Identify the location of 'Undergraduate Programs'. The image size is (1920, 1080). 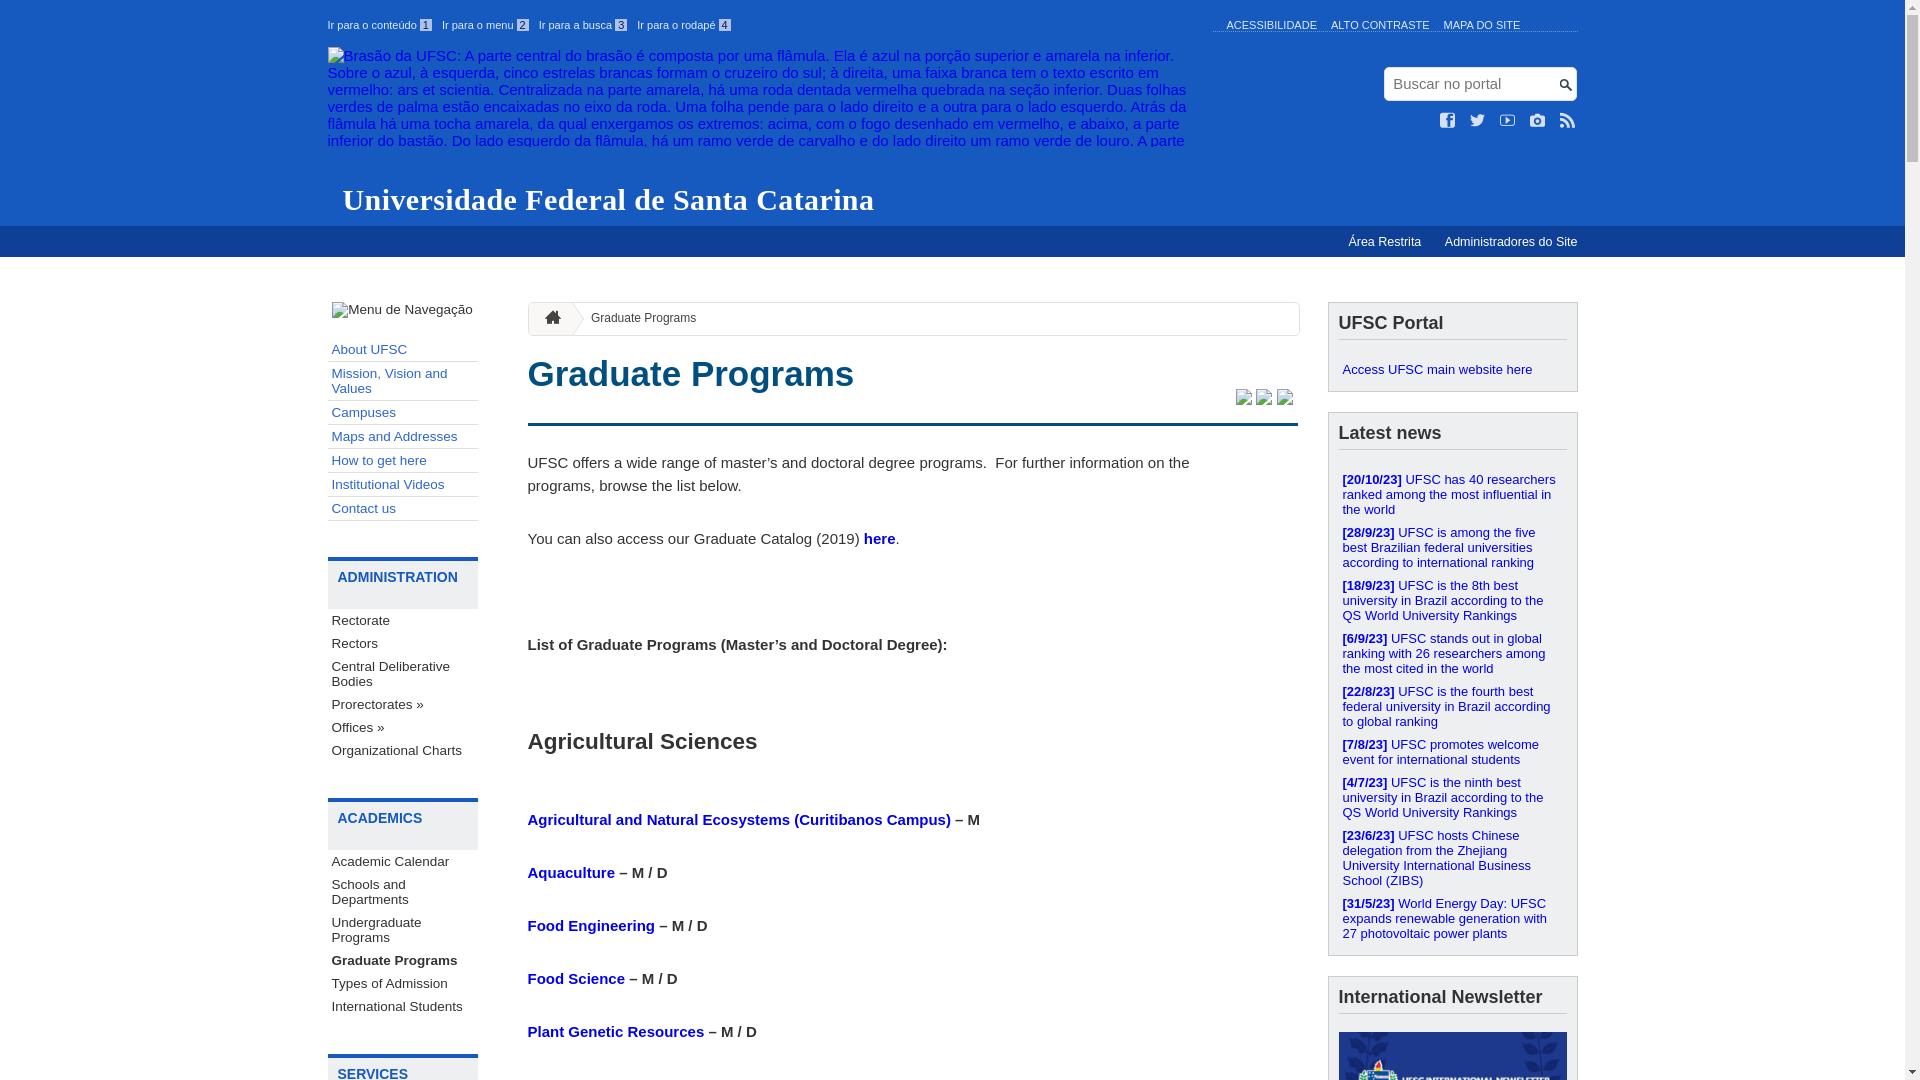
(327, 929).